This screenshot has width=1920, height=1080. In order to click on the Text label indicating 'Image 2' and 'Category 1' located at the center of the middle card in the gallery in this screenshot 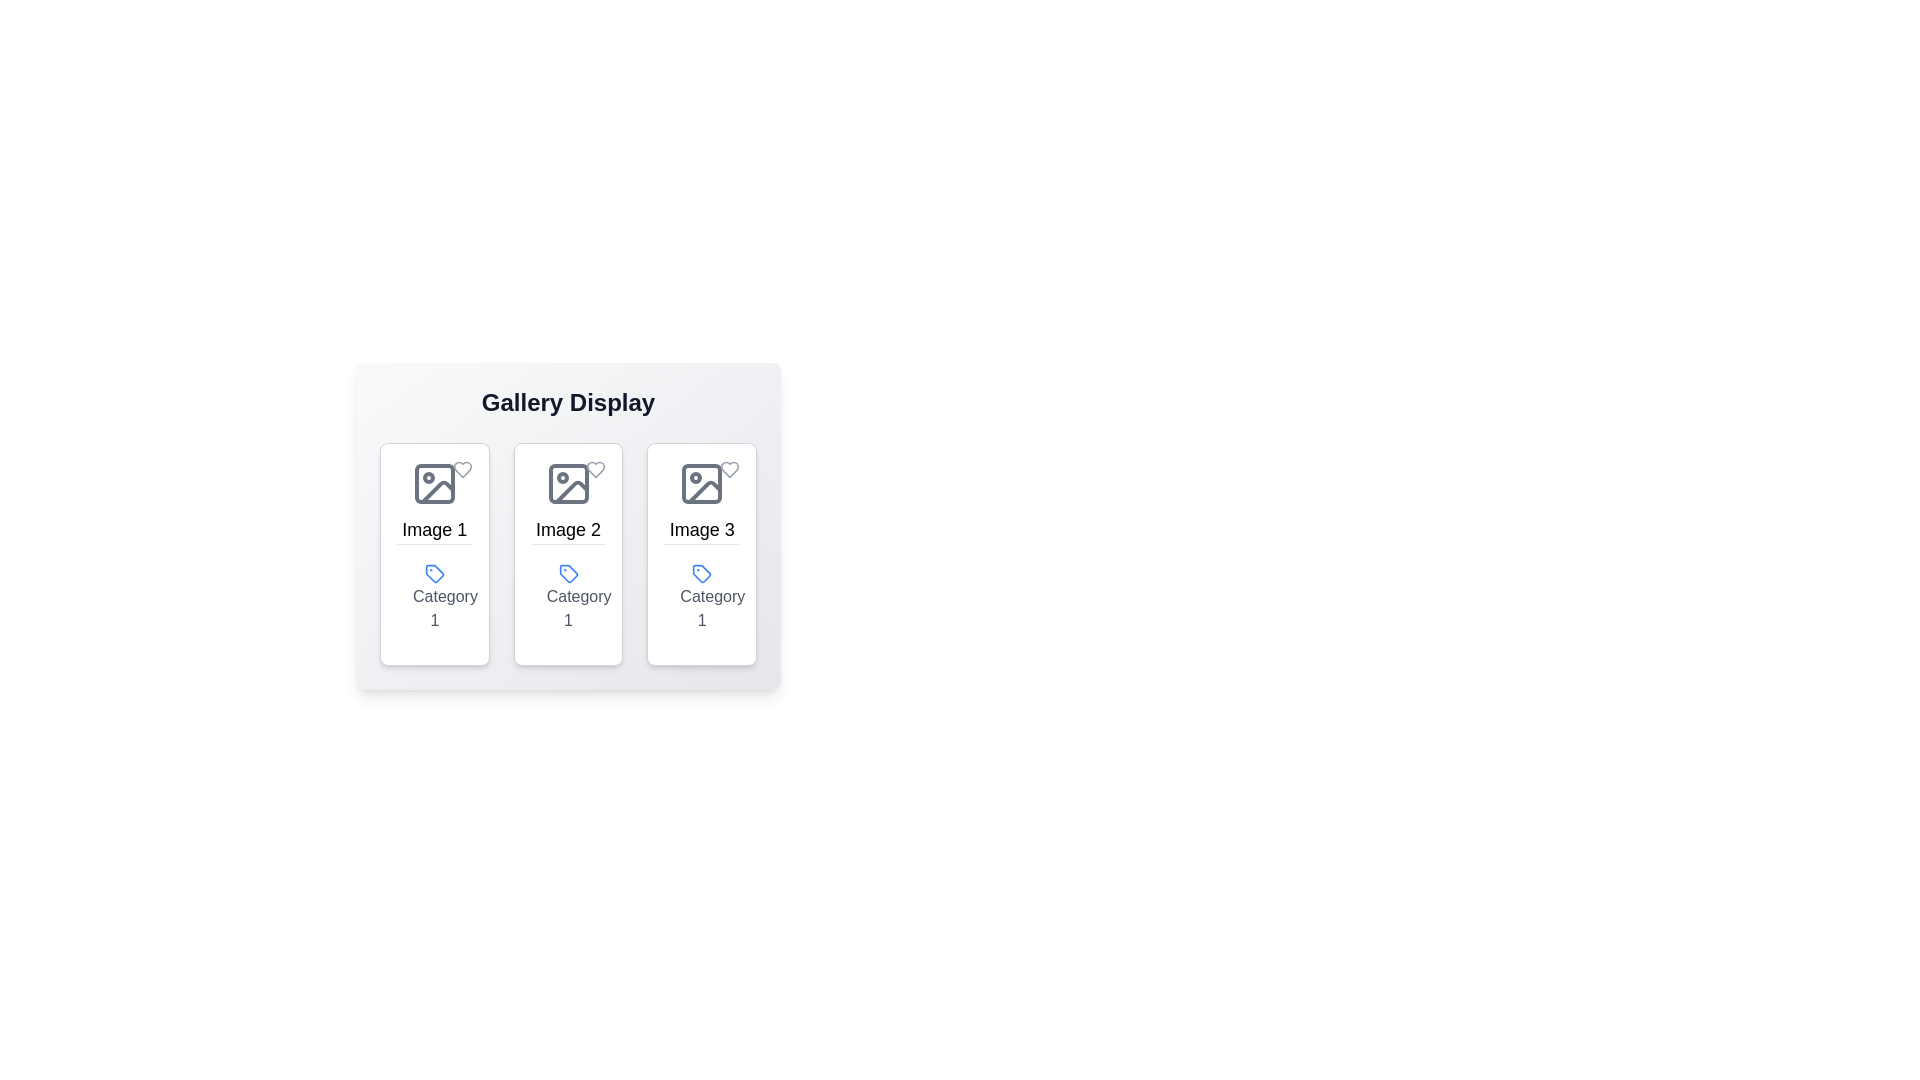, I will do `click(567, 500)`.